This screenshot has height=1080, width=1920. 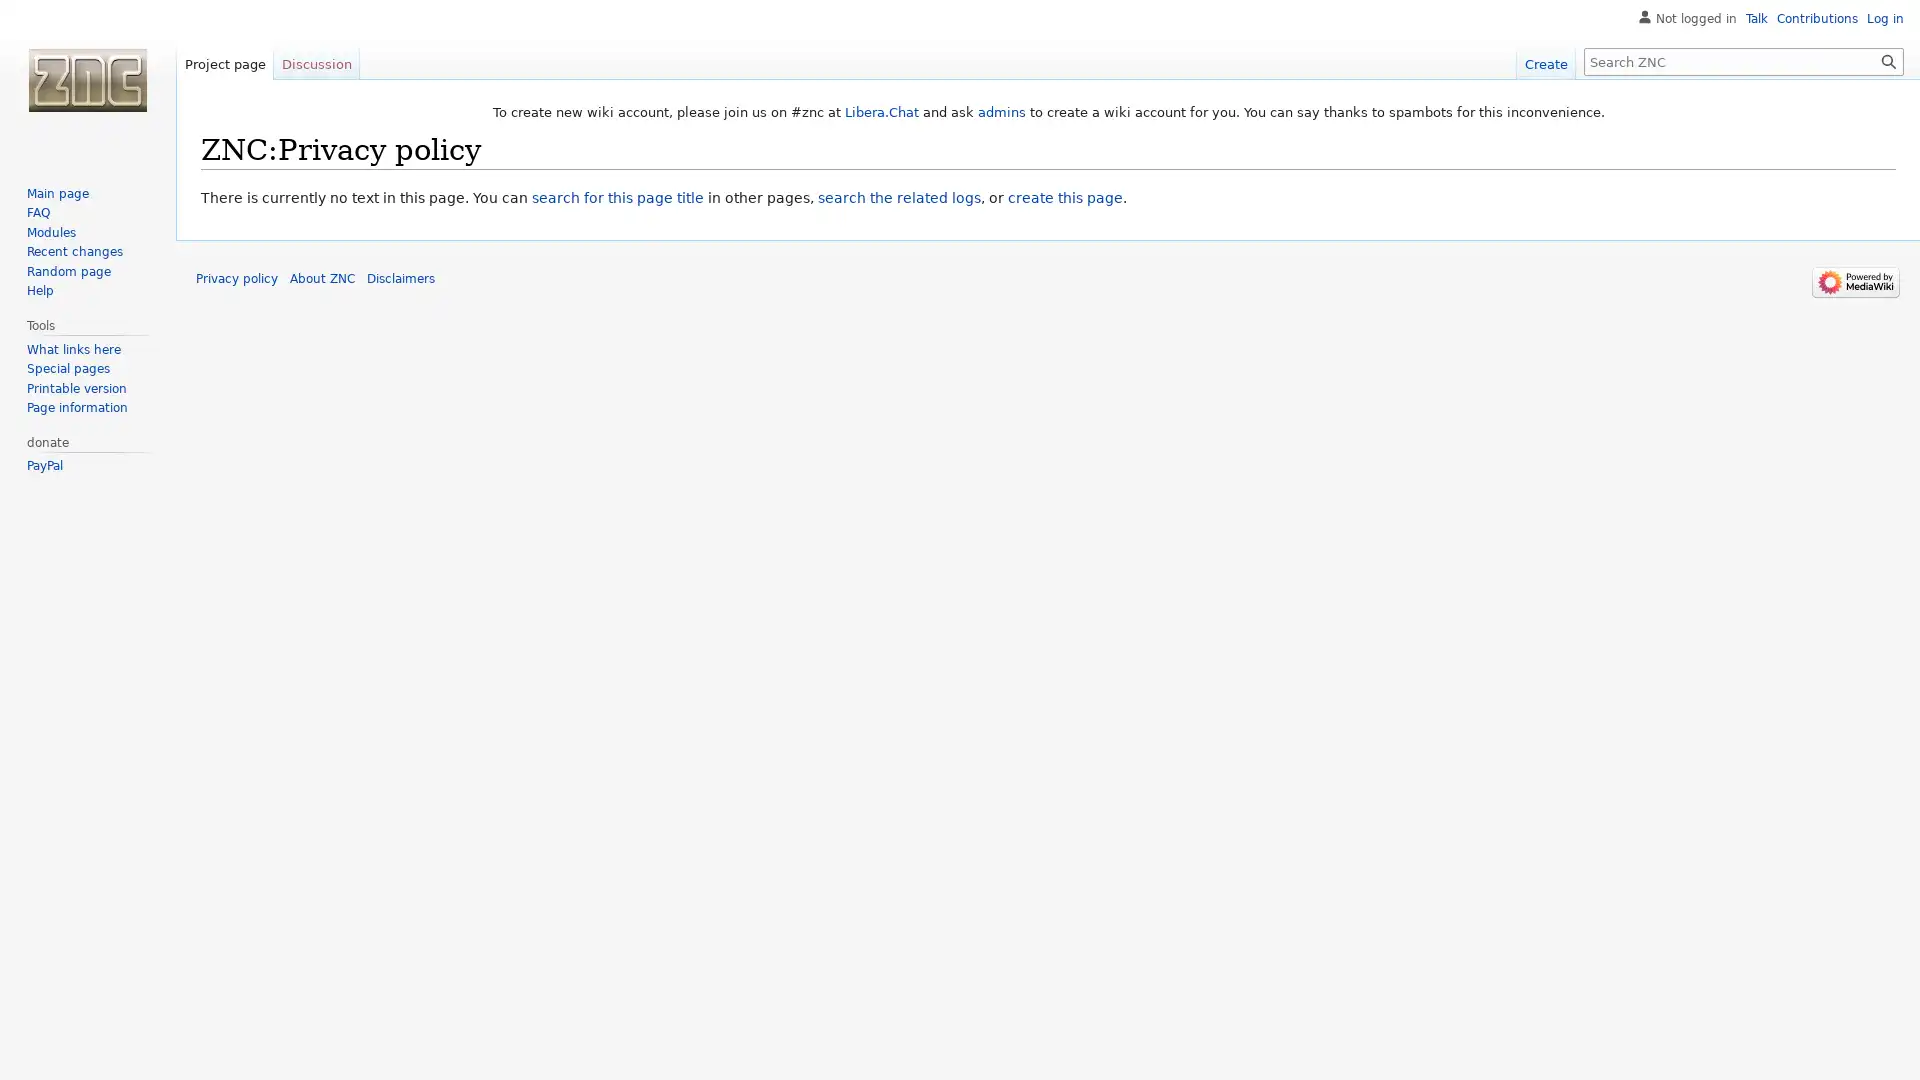 What do you see at coordinates (1888, 60) in the screenshot?
I see `Go` at bounding box center [1888, 60].